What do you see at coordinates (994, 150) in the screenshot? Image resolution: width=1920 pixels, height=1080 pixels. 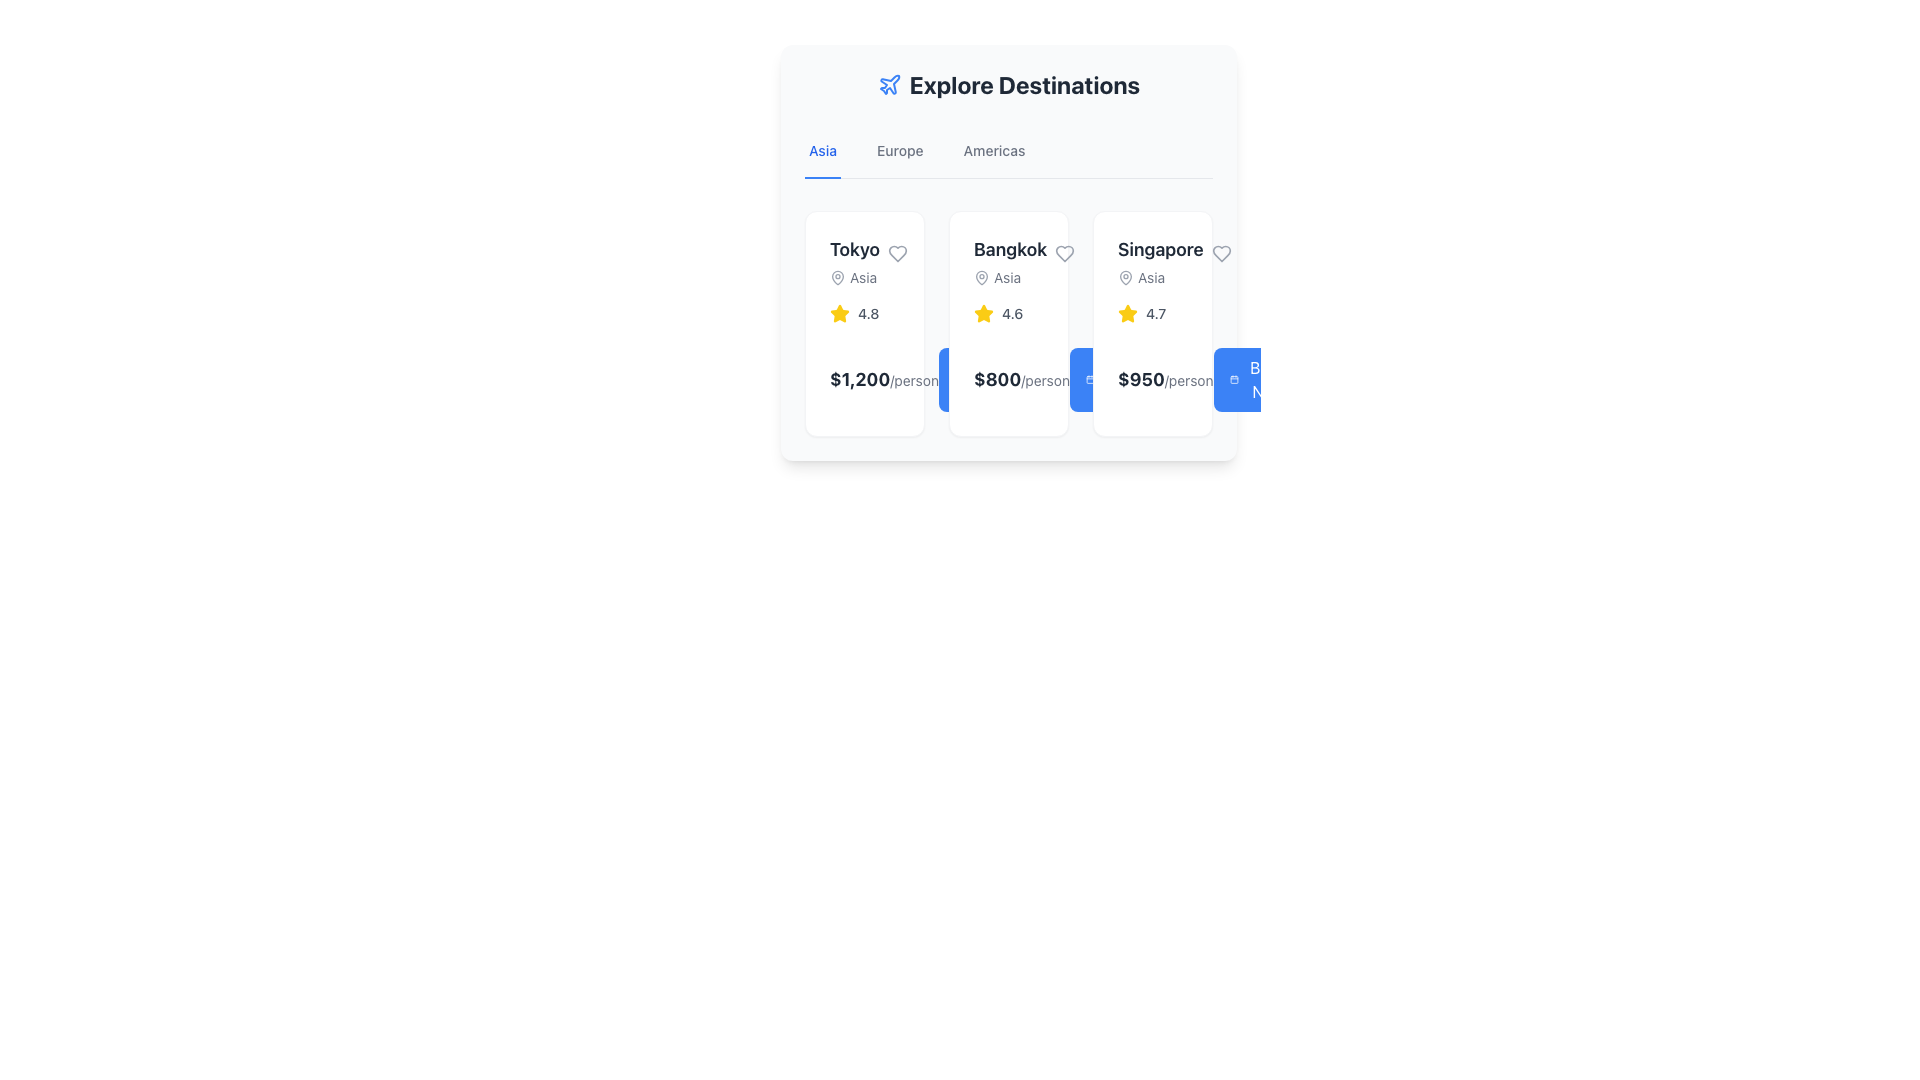 I see `the 'Americas' tab, which is the third tab in a horizontal navigation layout adjacent to the 'Asia' and 'Europe' tabs, featuring gray text and a transparent bottom border` at bounding box center [994, 150].